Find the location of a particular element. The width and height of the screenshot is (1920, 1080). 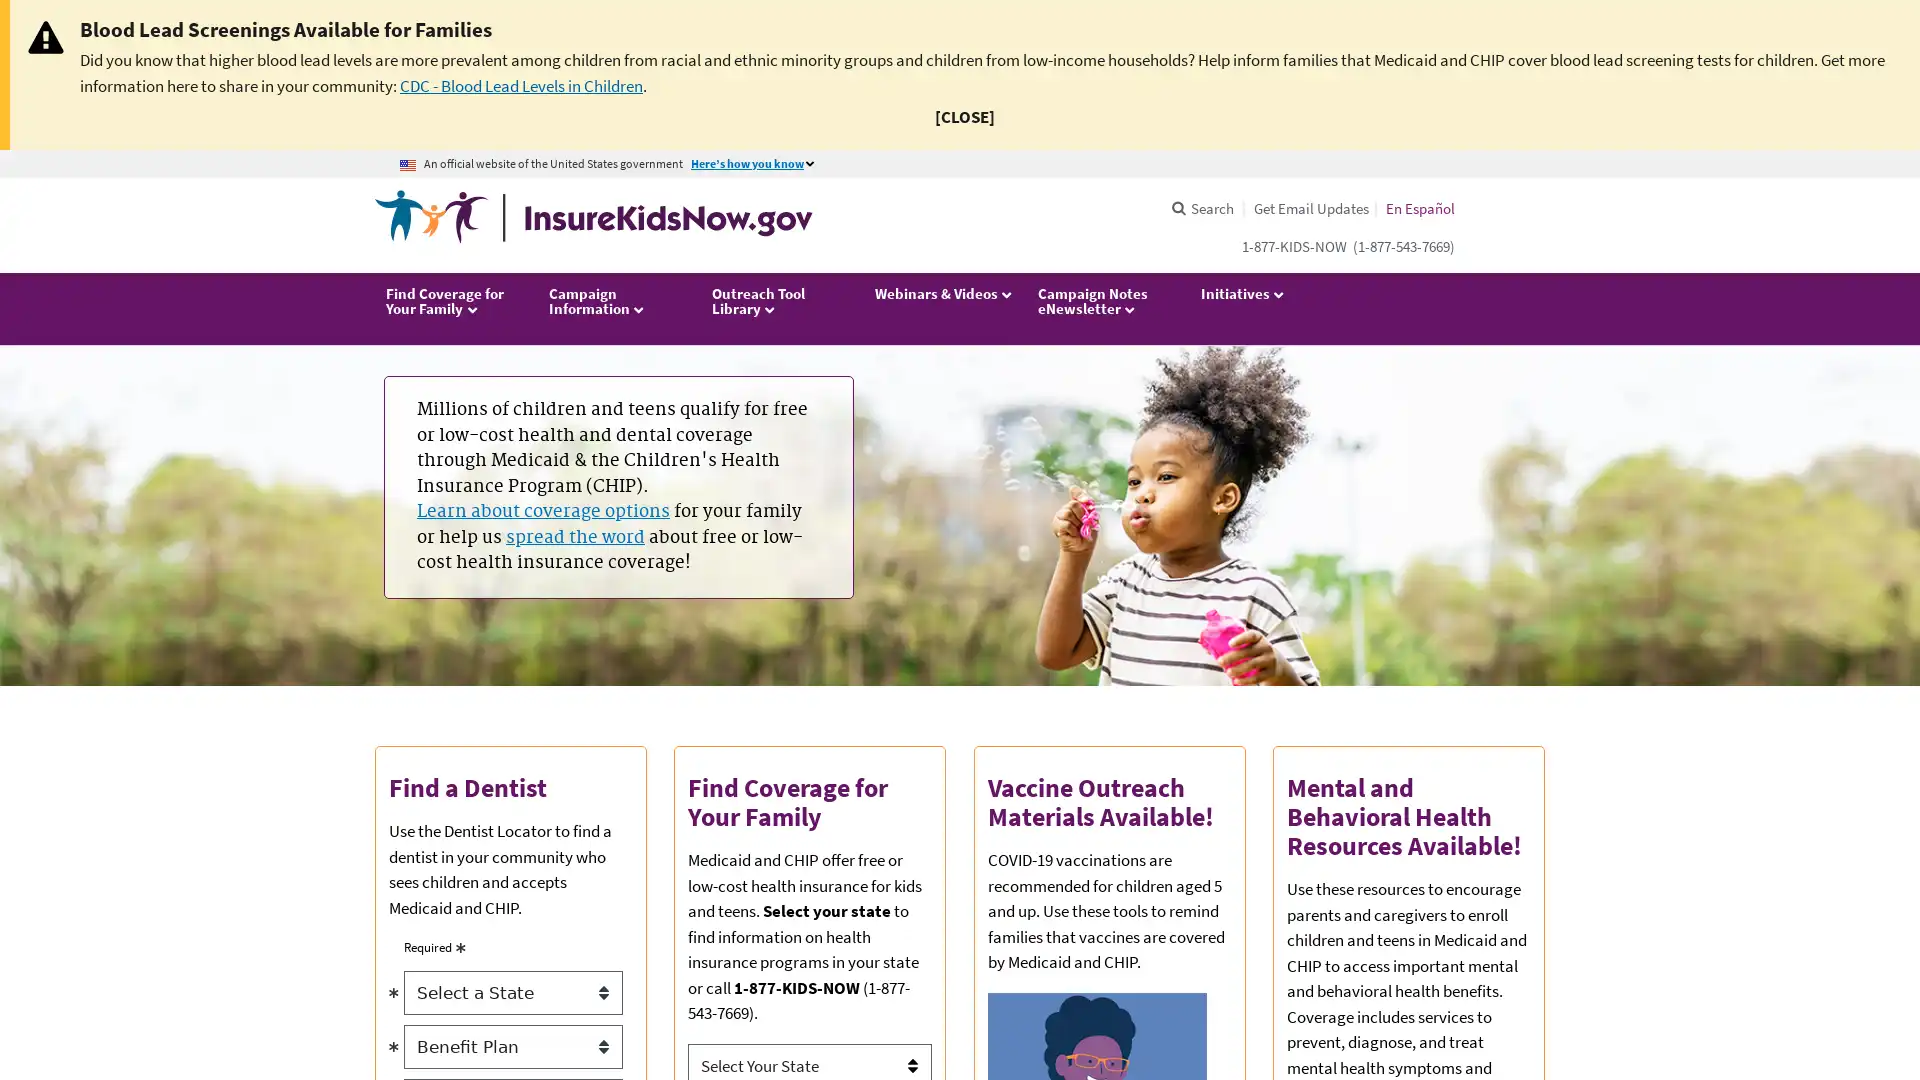

Heres how you know is located at coordinates (755, 163).